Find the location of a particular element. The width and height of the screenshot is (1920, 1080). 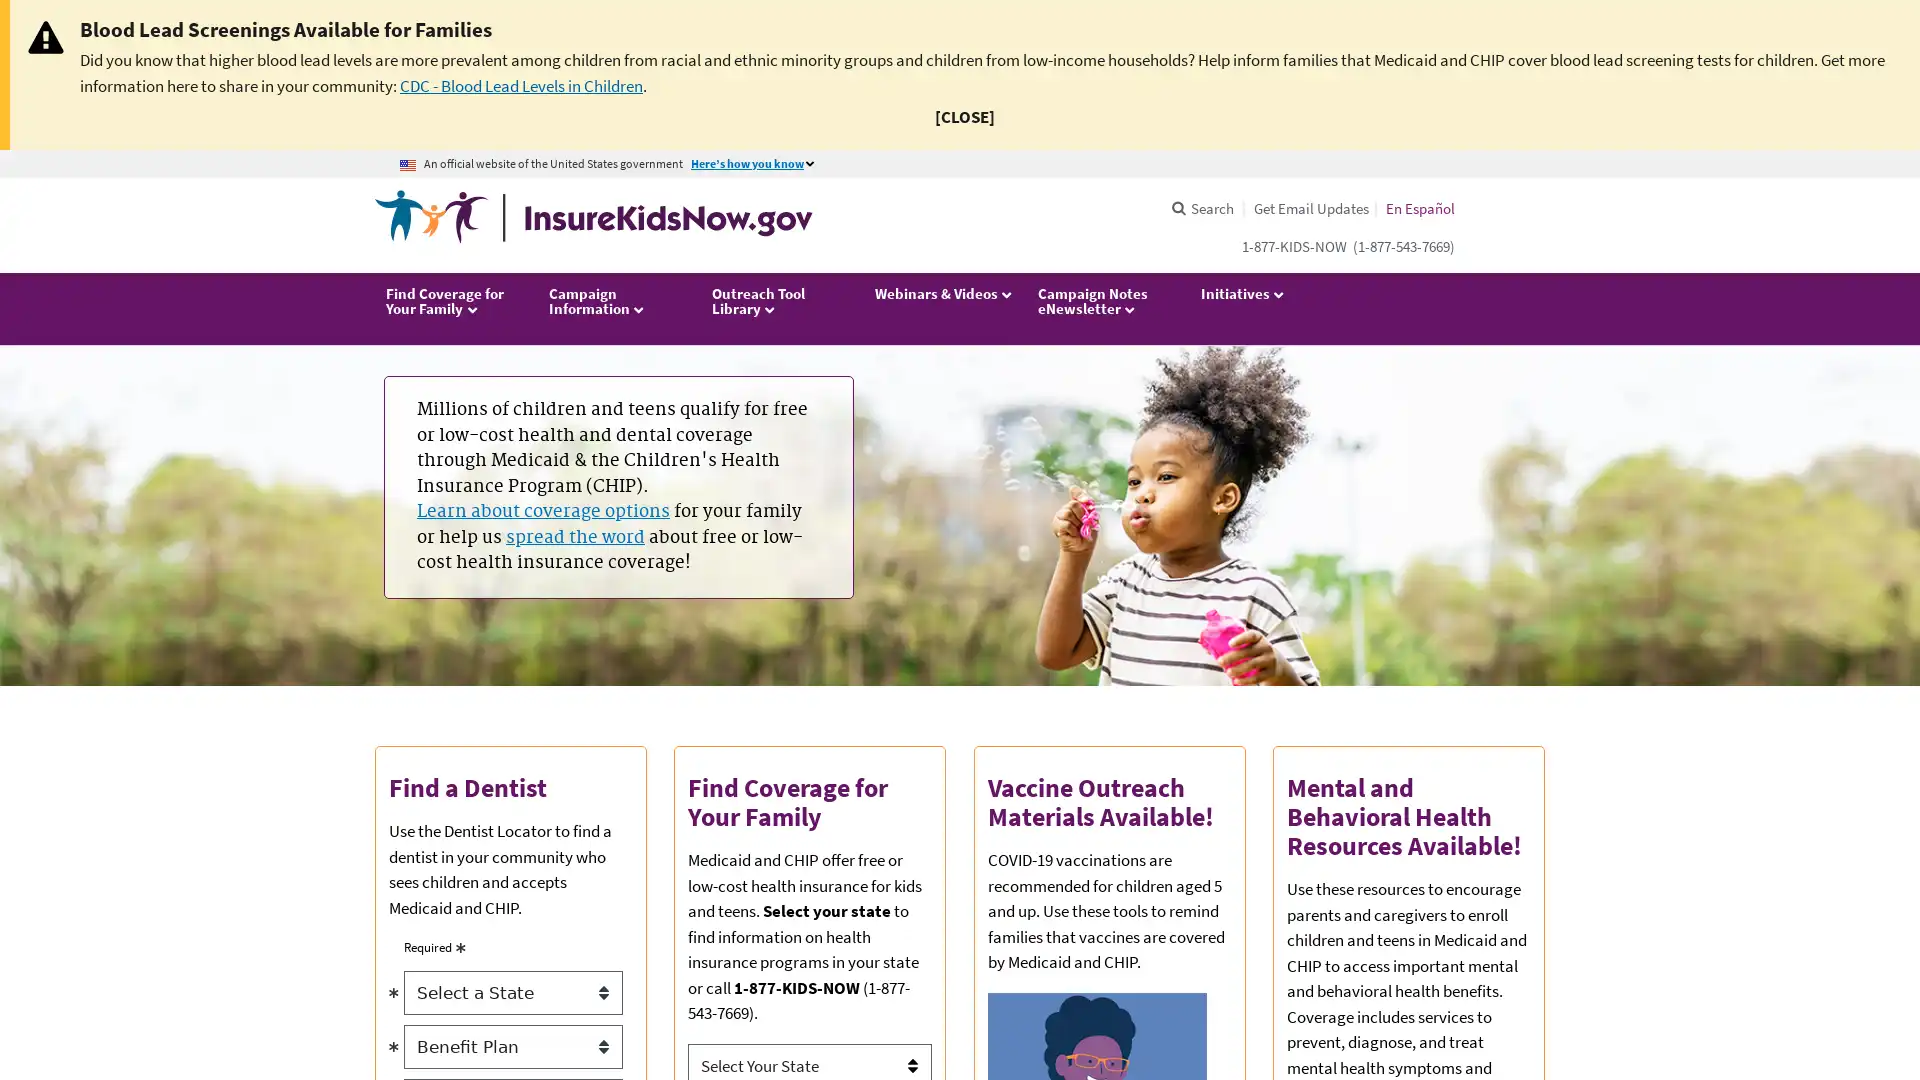

Heres how you know is located at coordinates (755, 163).